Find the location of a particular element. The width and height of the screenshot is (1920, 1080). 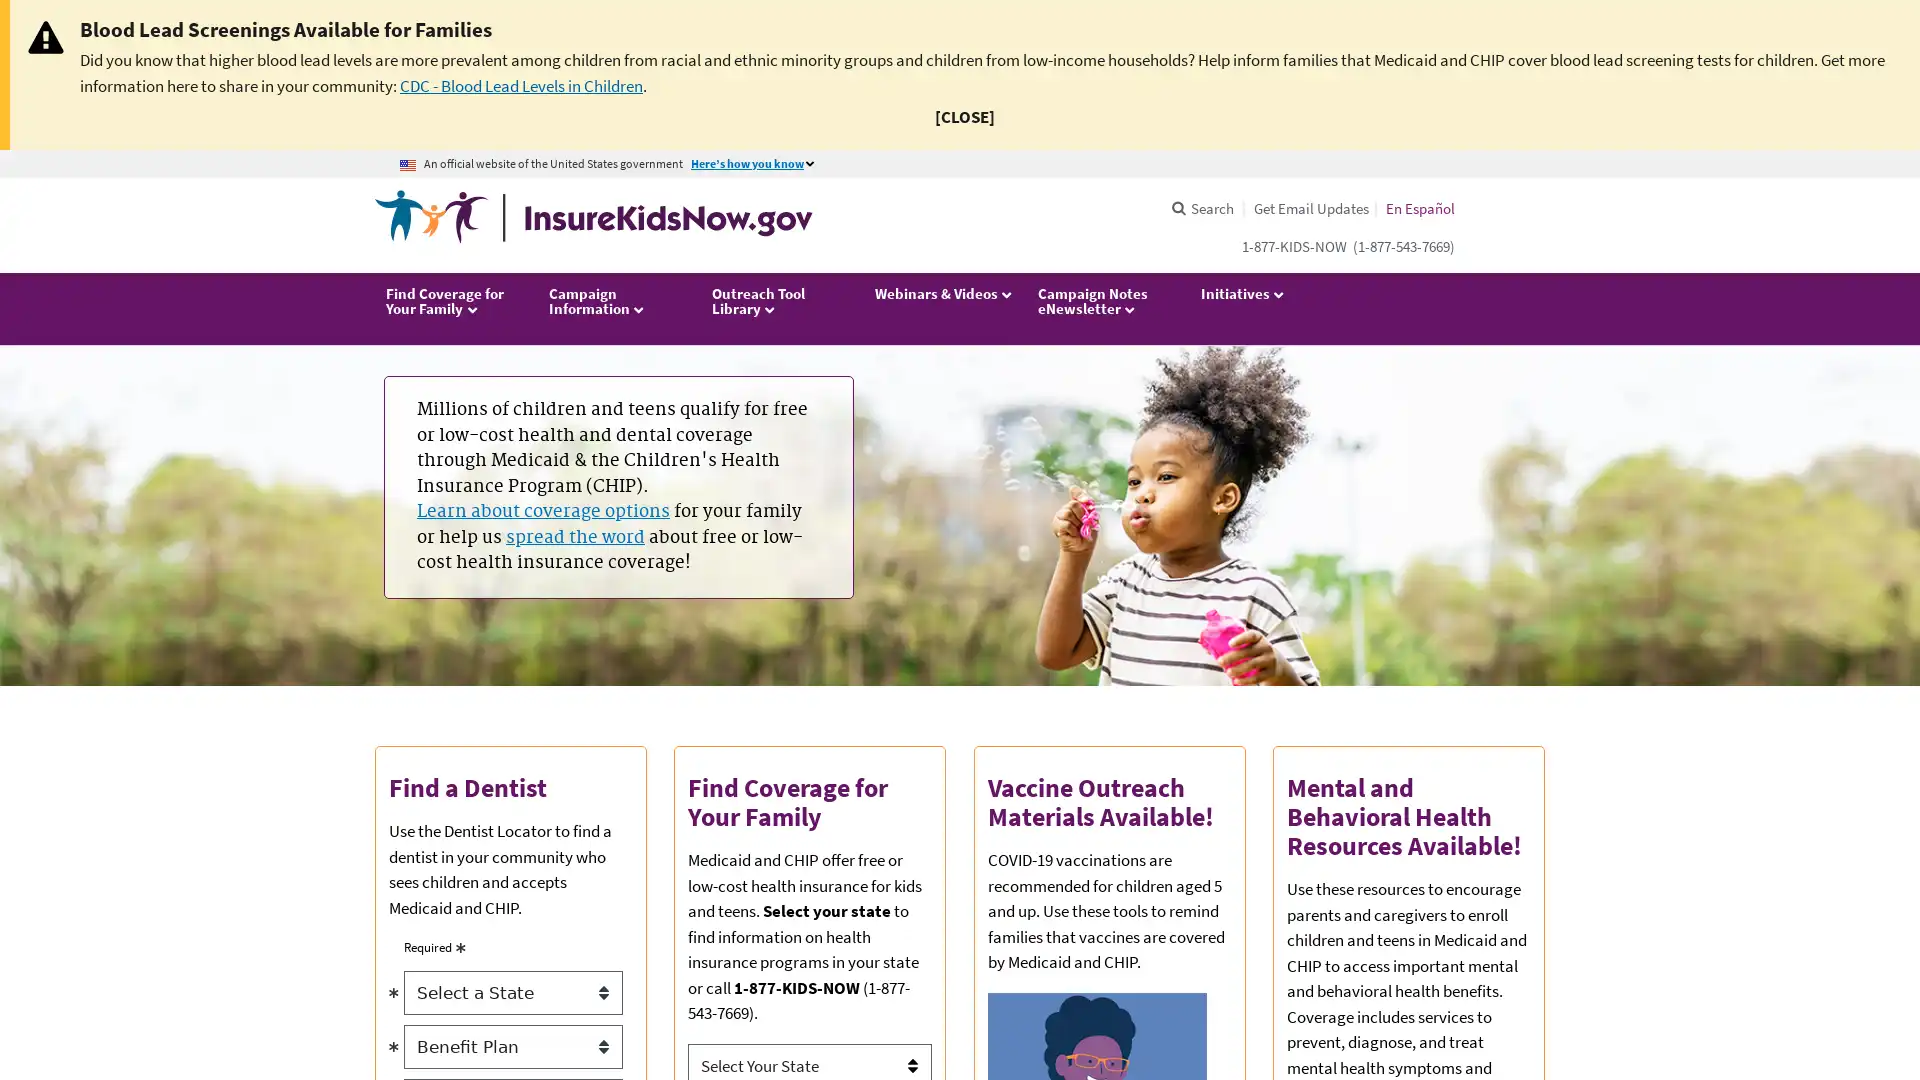

Heres how you know is located at coordinates (755, 163).